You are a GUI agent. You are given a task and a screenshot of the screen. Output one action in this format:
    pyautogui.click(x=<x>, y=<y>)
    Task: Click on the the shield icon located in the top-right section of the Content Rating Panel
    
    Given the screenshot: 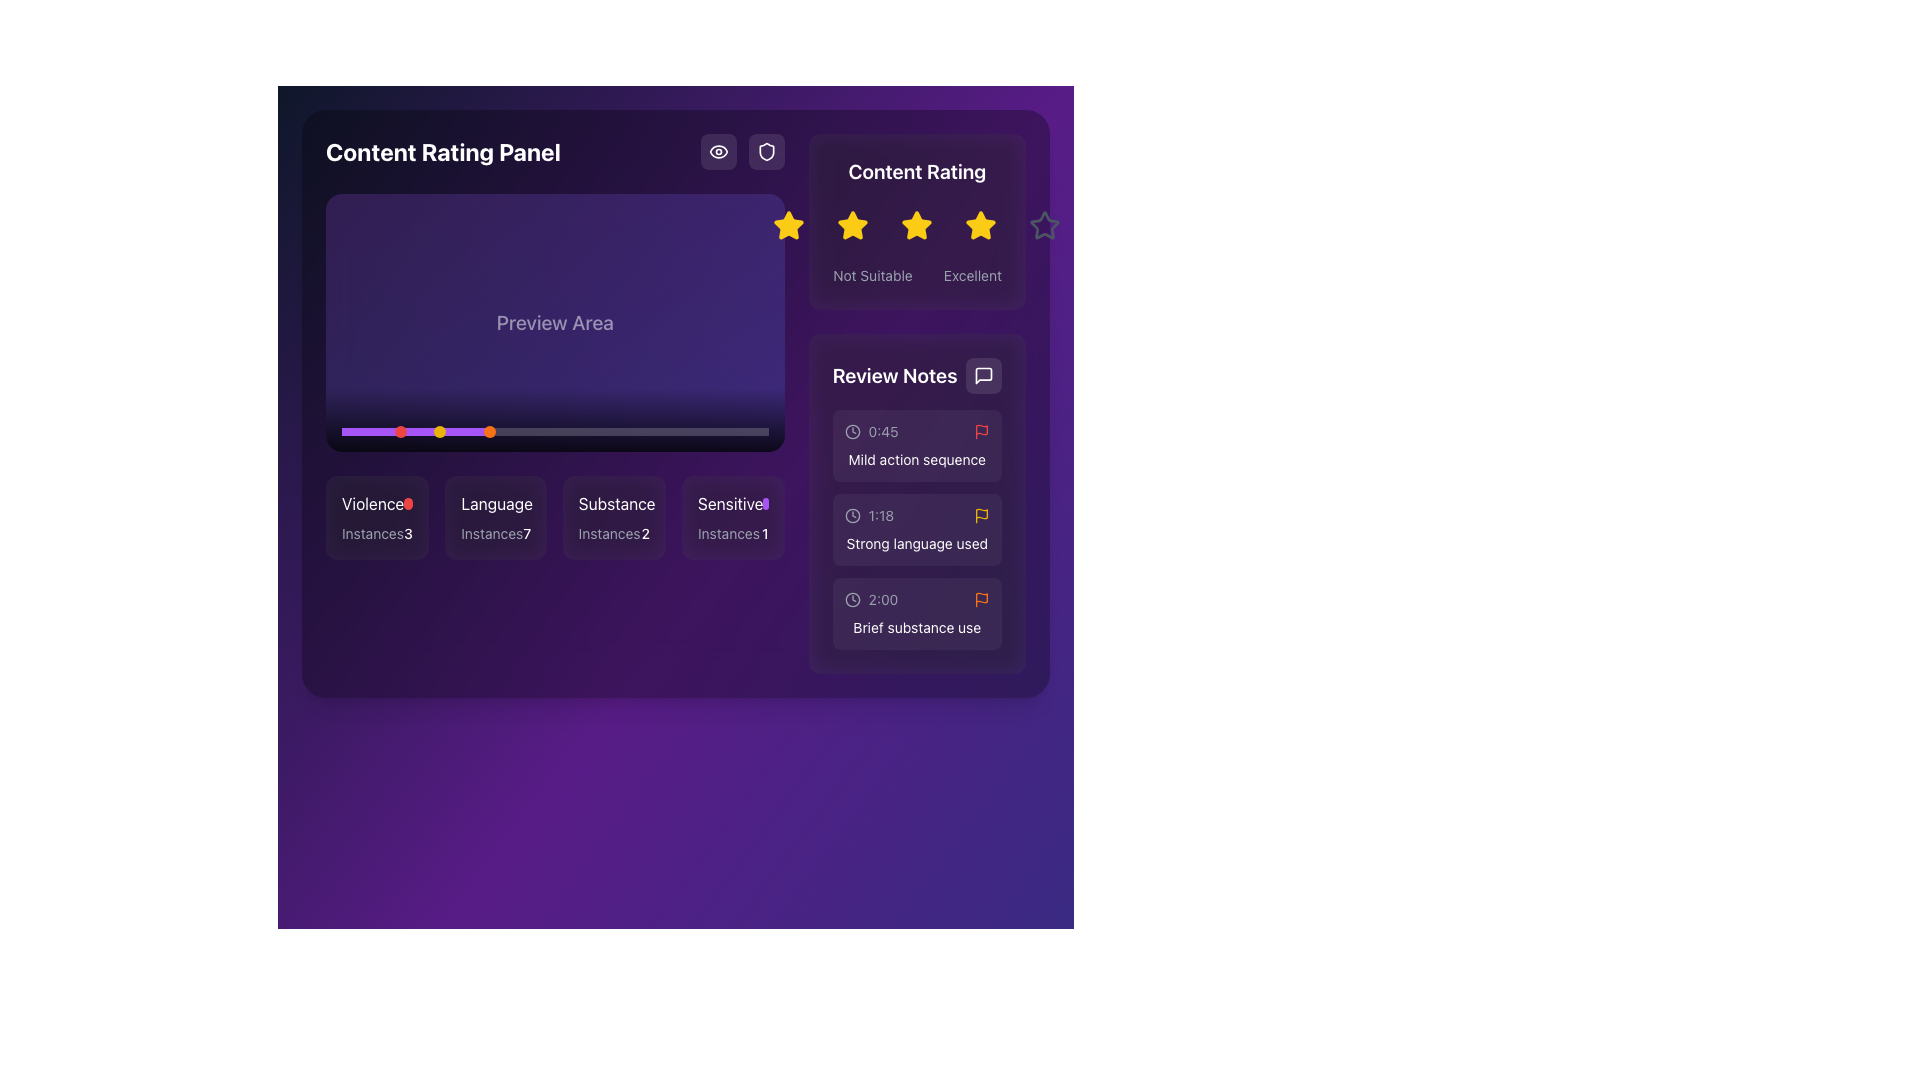 What is the action you would take?
    pyautogui.click(x=741, y=150)
    